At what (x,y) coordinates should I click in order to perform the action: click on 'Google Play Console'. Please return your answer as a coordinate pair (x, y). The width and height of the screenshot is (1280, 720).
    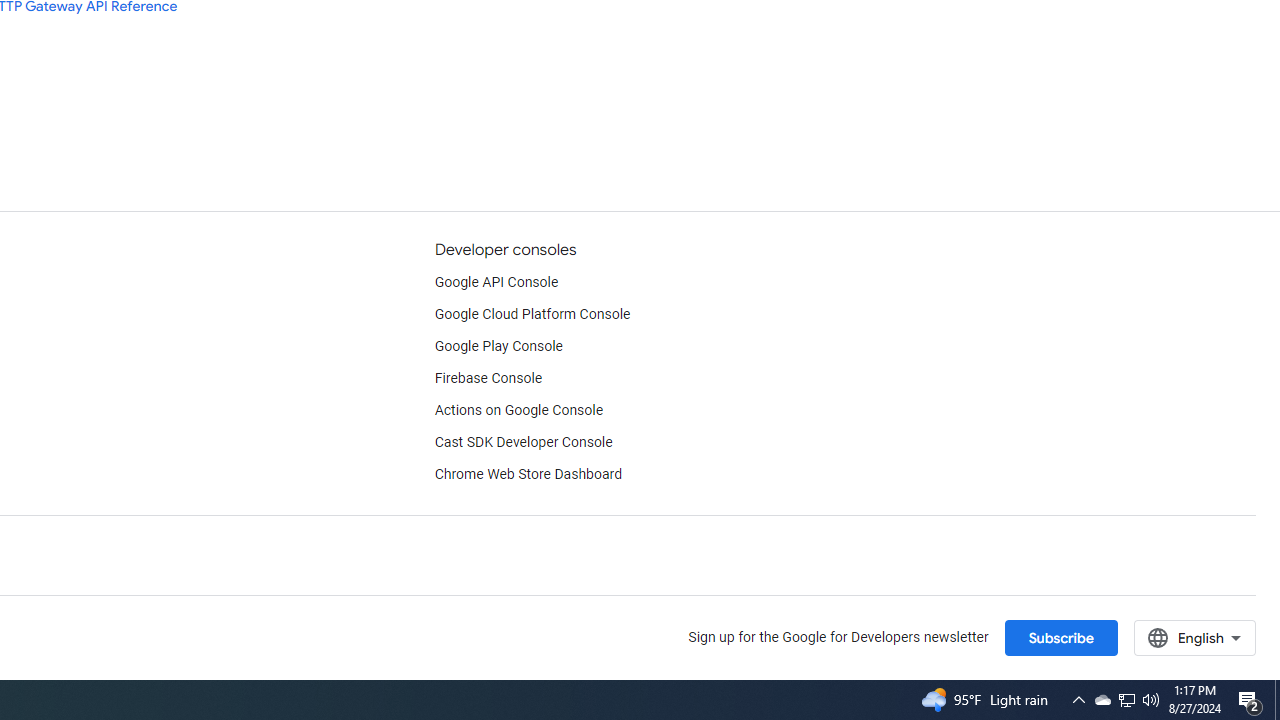
    Looking at the image, I should click on (498, 346).